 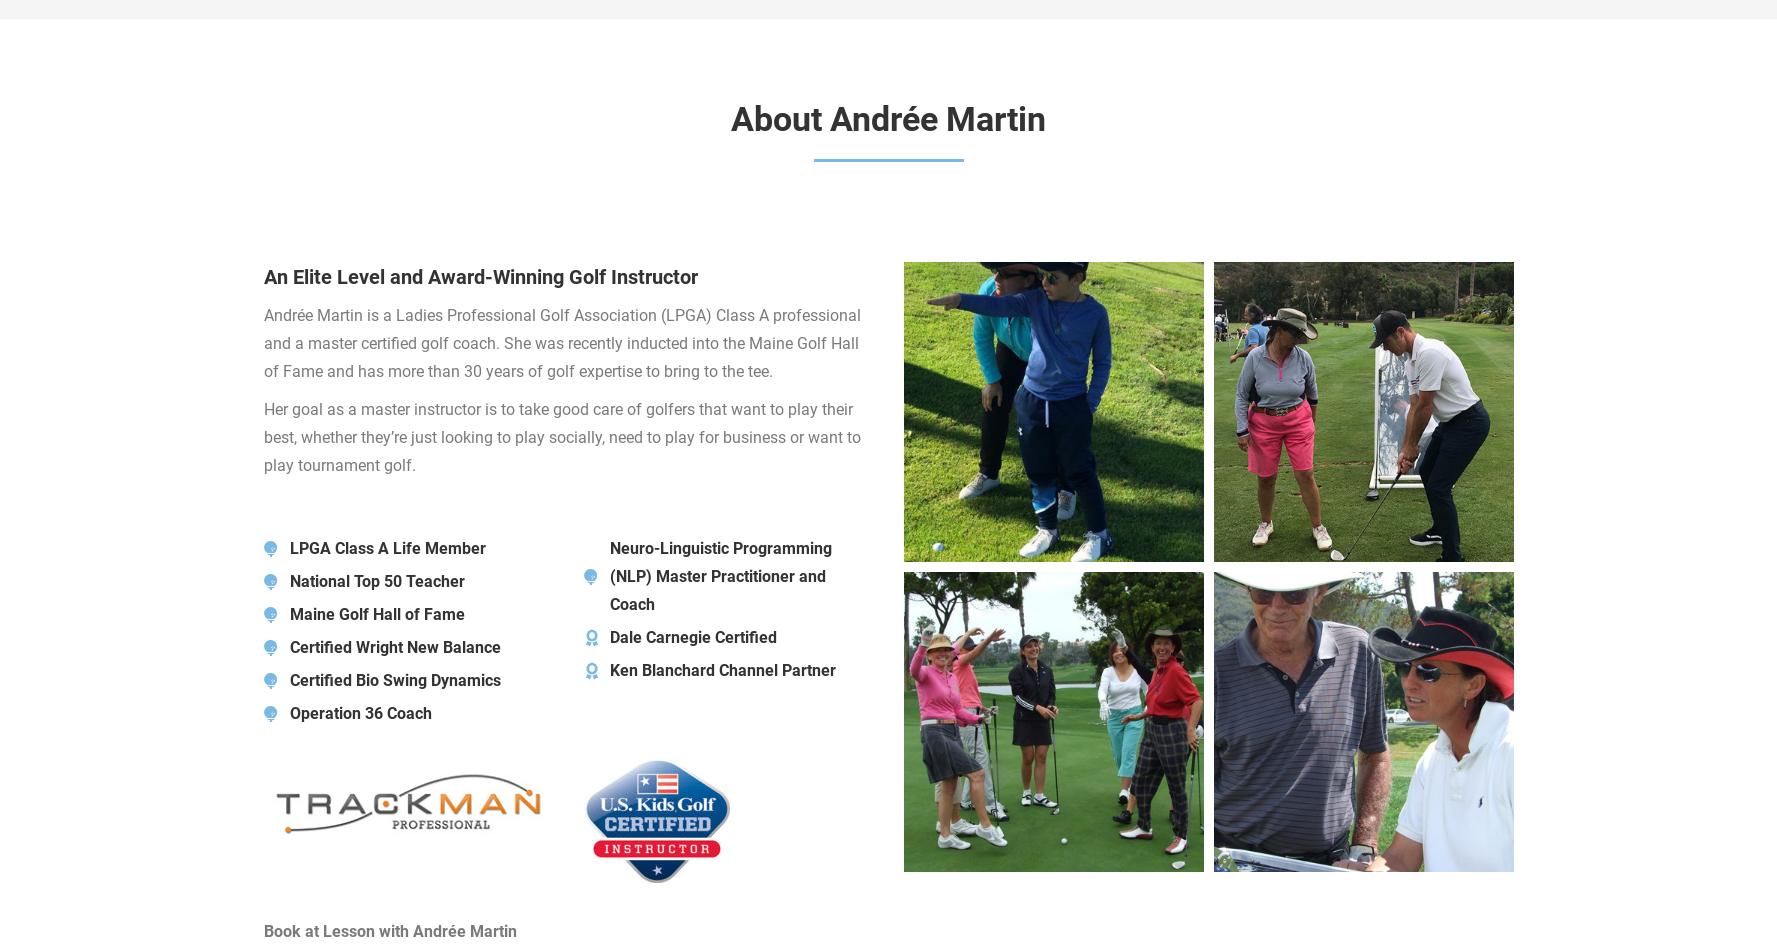 What do you see at coordinates (389, 930) in the screenshot?
I see `'Book at Lesson with Andrée Martin'` at bounding box center [389, 930].